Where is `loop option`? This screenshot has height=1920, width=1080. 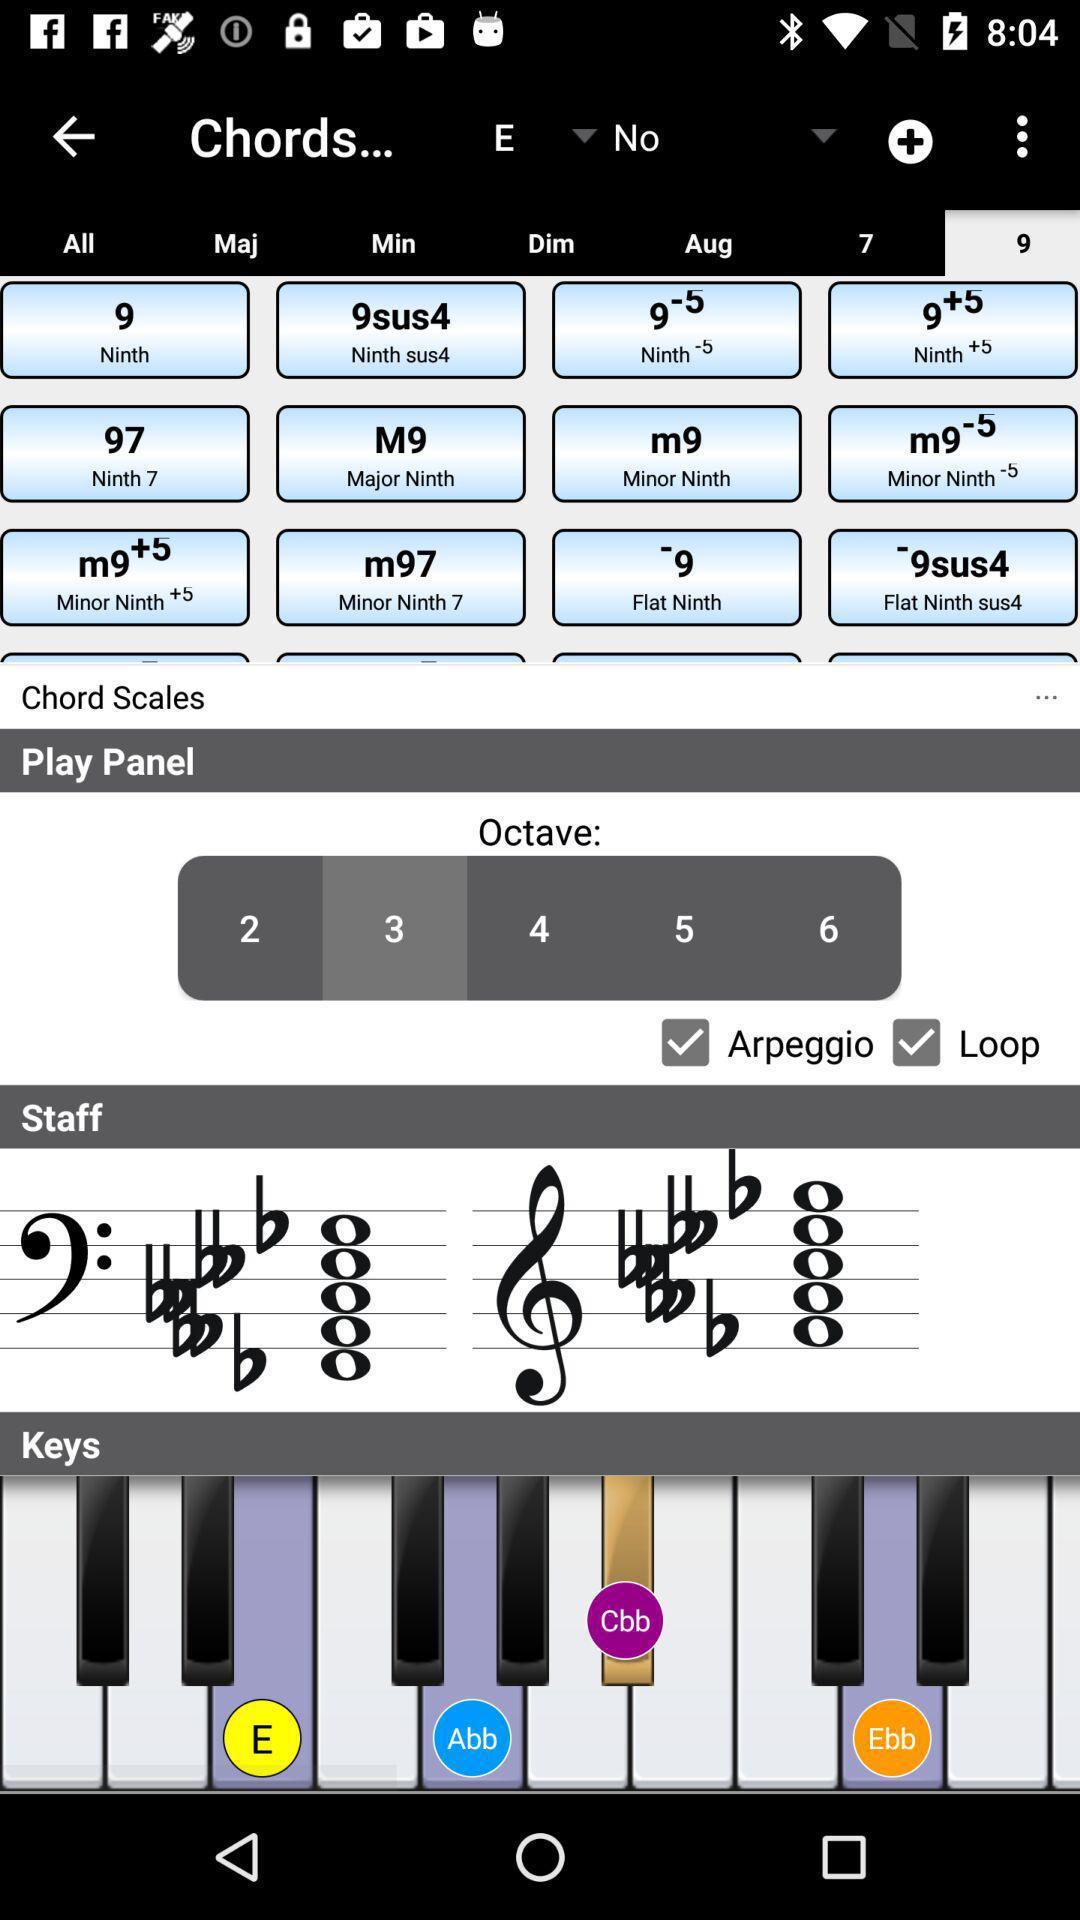
loop option is located at coordinates (916, 1041).